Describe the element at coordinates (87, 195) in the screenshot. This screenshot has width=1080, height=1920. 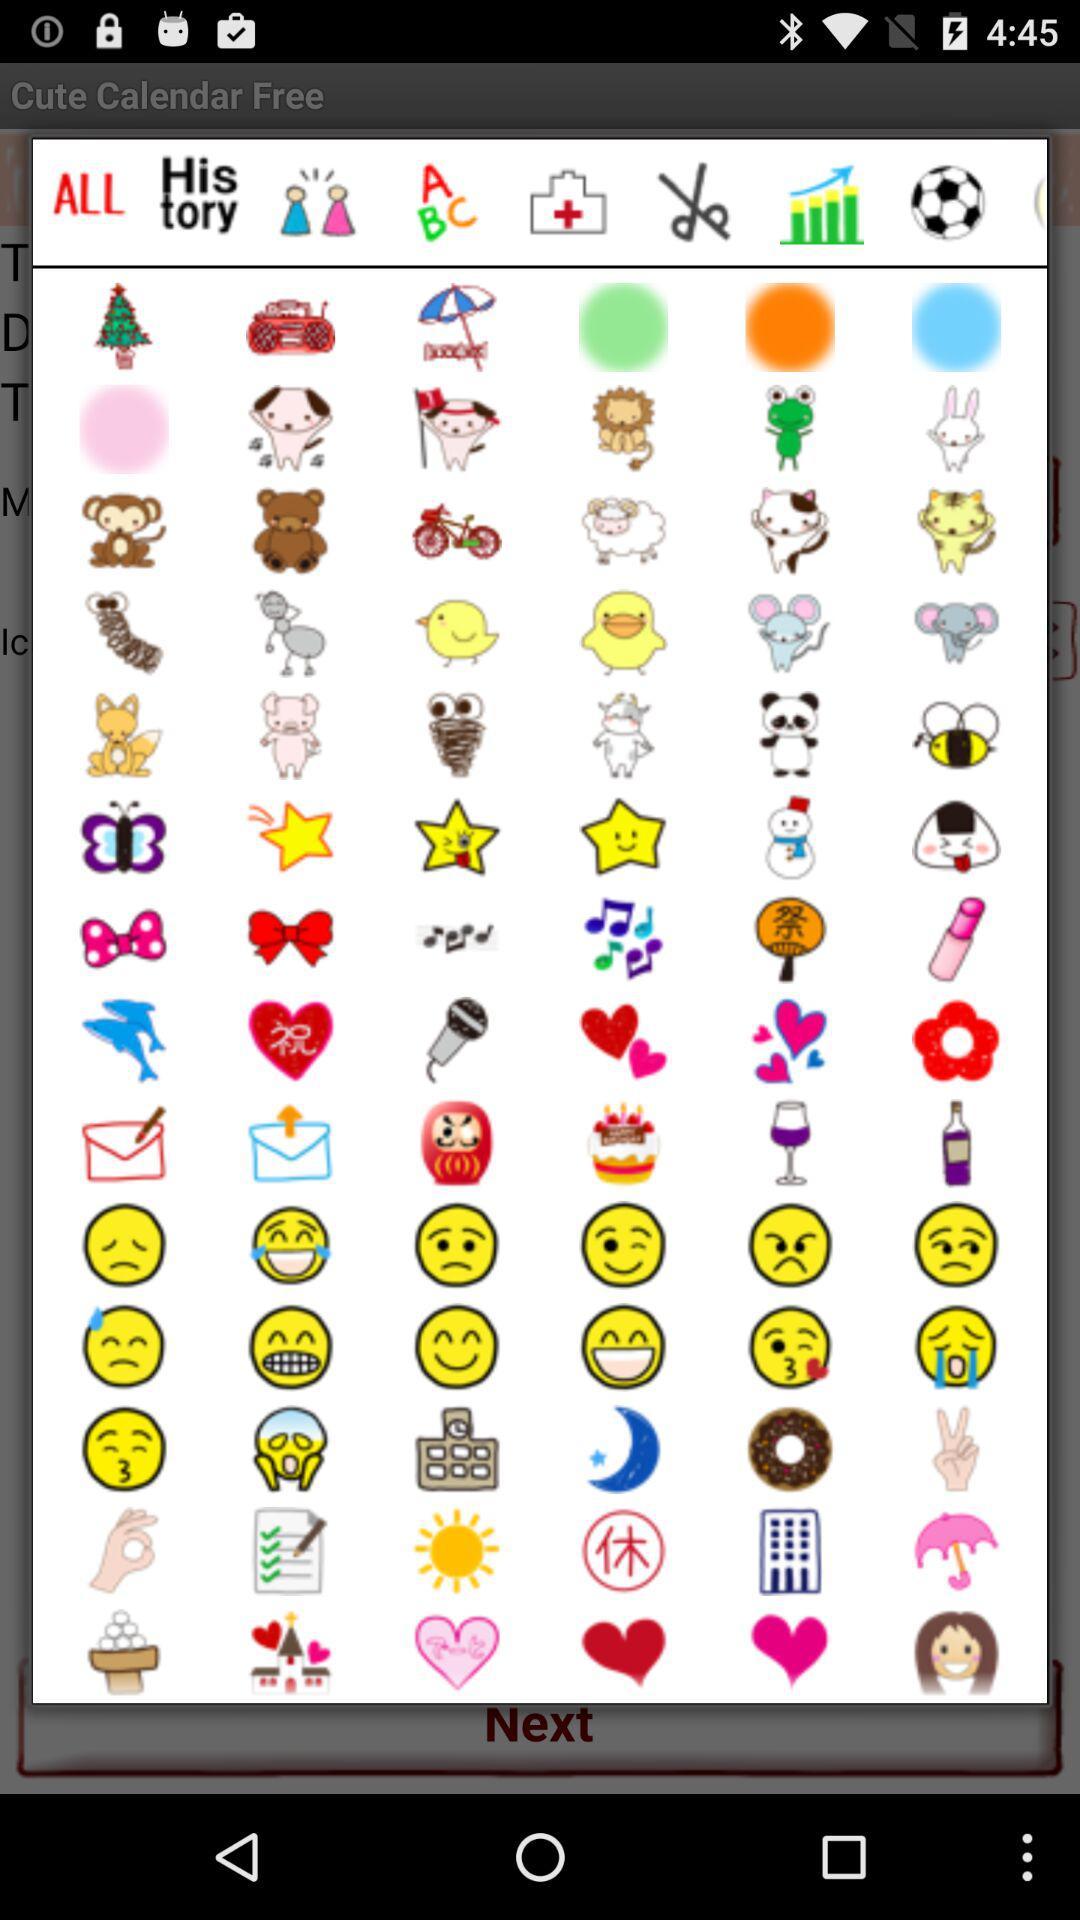
I see `show all images` at that location.